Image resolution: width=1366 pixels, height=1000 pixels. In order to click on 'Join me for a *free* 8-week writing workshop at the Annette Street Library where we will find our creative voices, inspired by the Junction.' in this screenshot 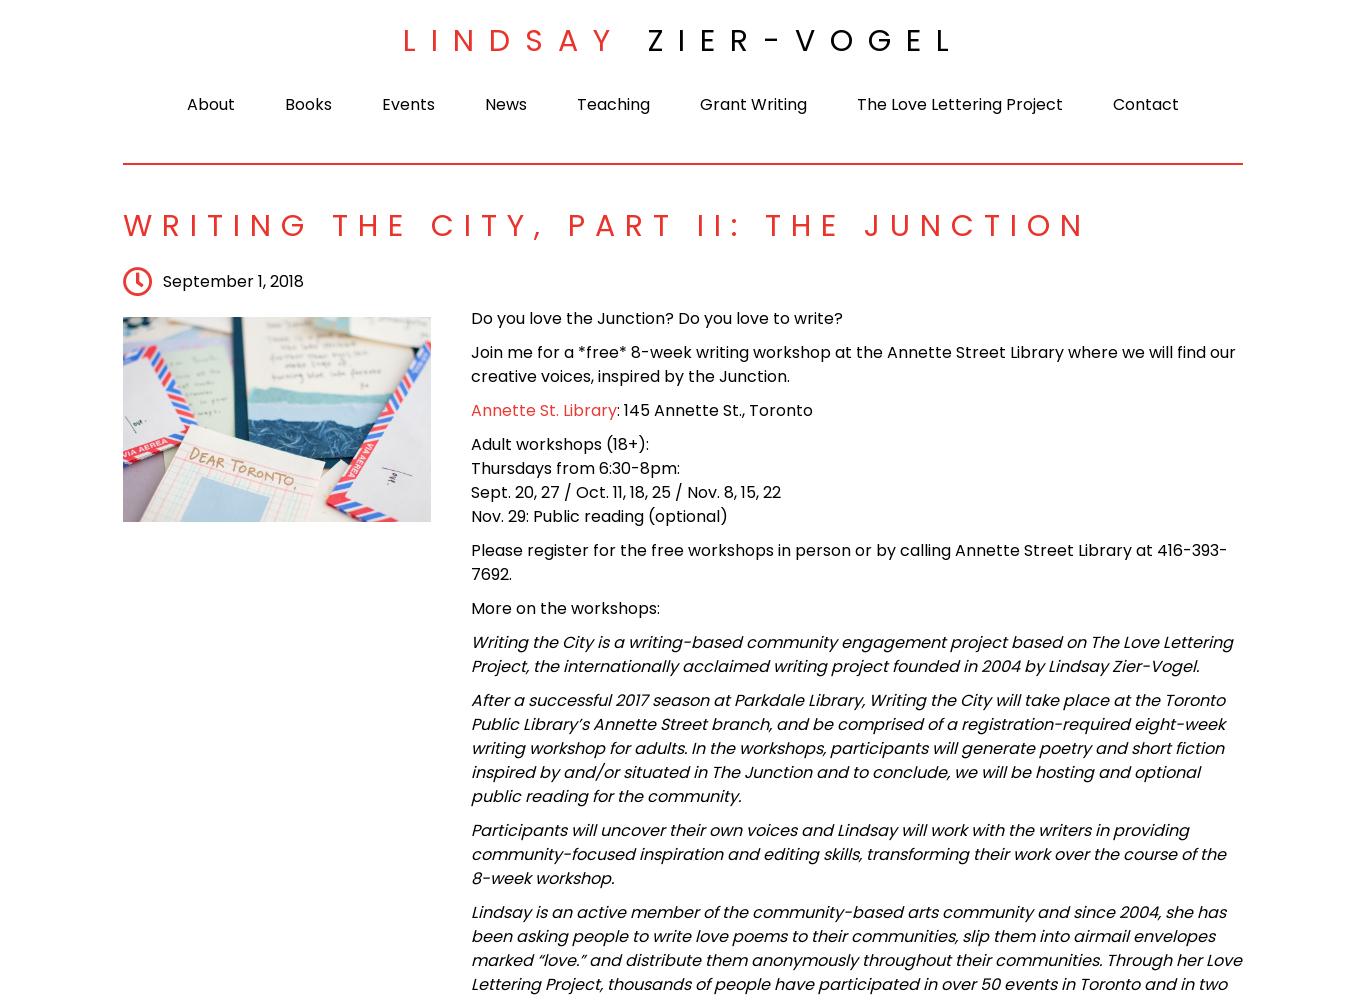, I will do `click(470, 363)`.